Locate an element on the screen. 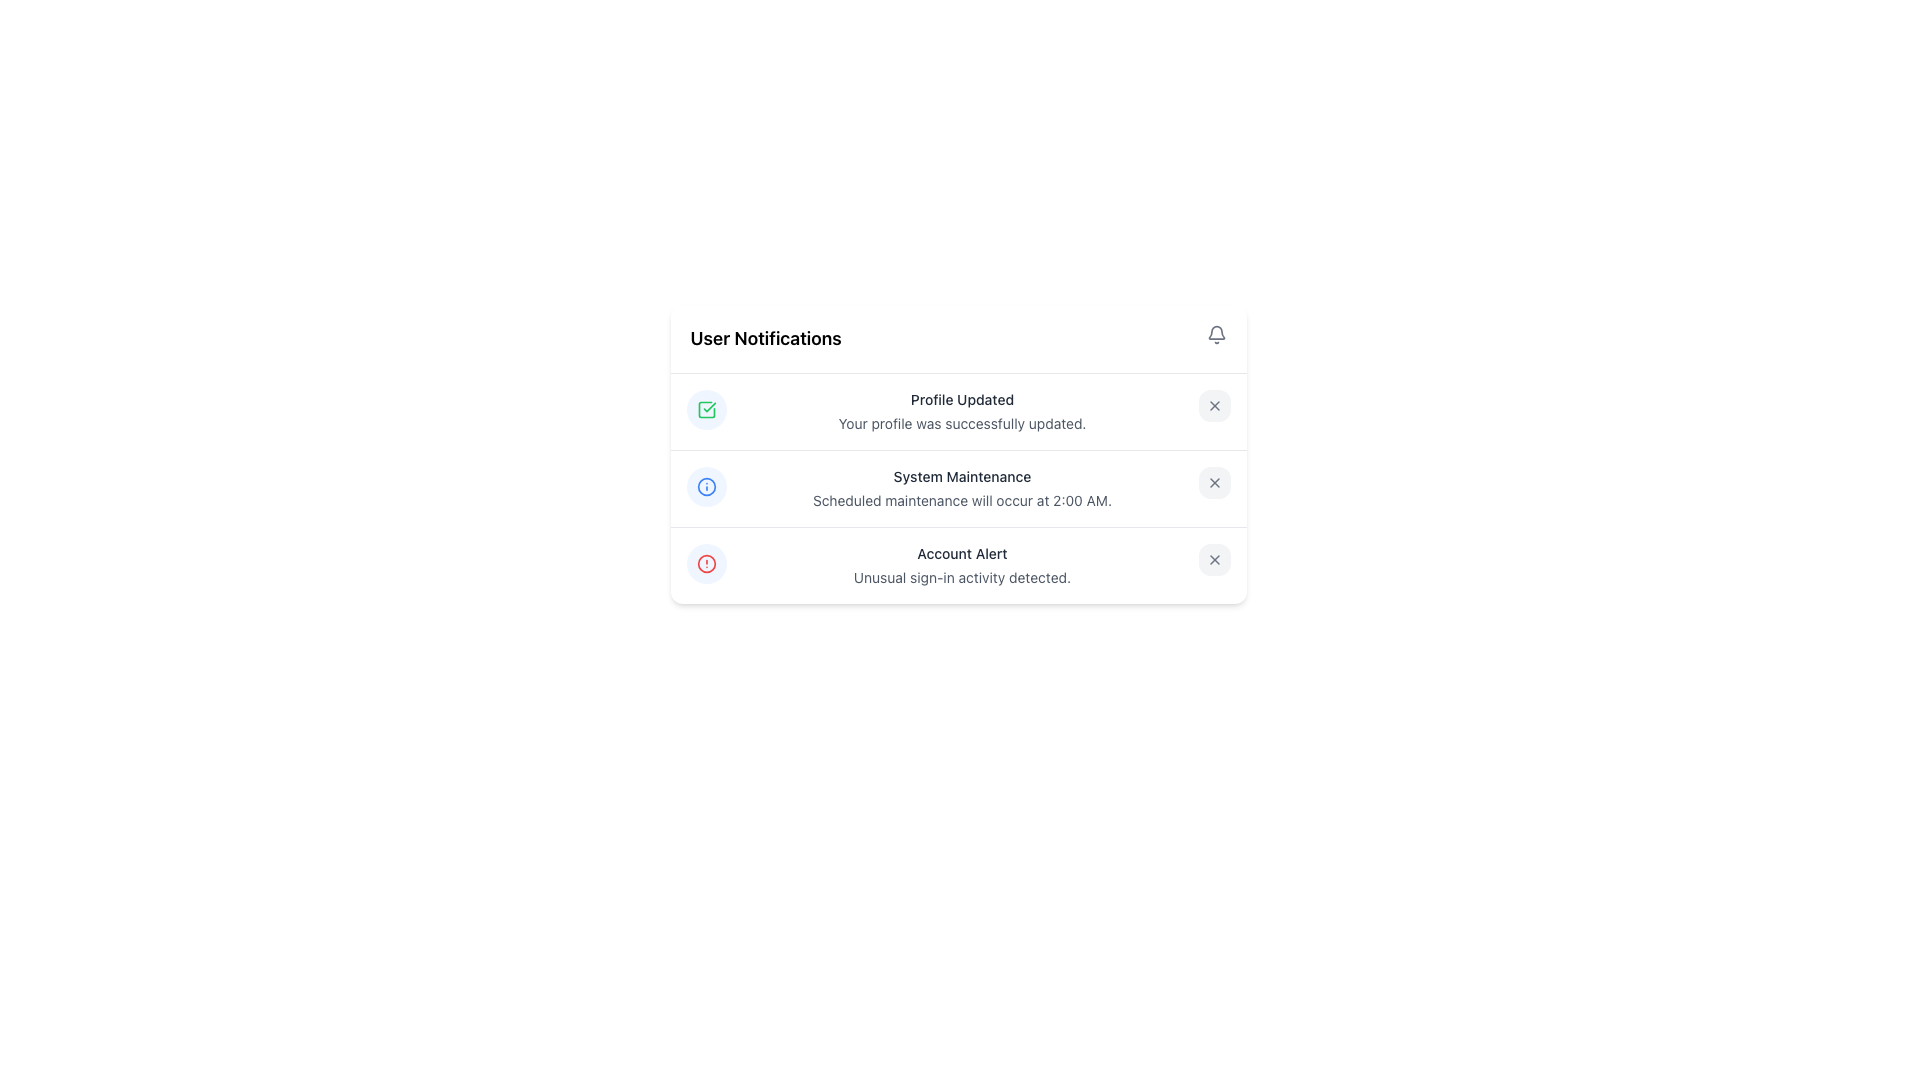 The width and height of the screenshot is (1920, 1080). the circular icon with a light blue background and a red outlined alert icon located on the left side of the 'Account Alert' notification is located at coordinates (706, 563).